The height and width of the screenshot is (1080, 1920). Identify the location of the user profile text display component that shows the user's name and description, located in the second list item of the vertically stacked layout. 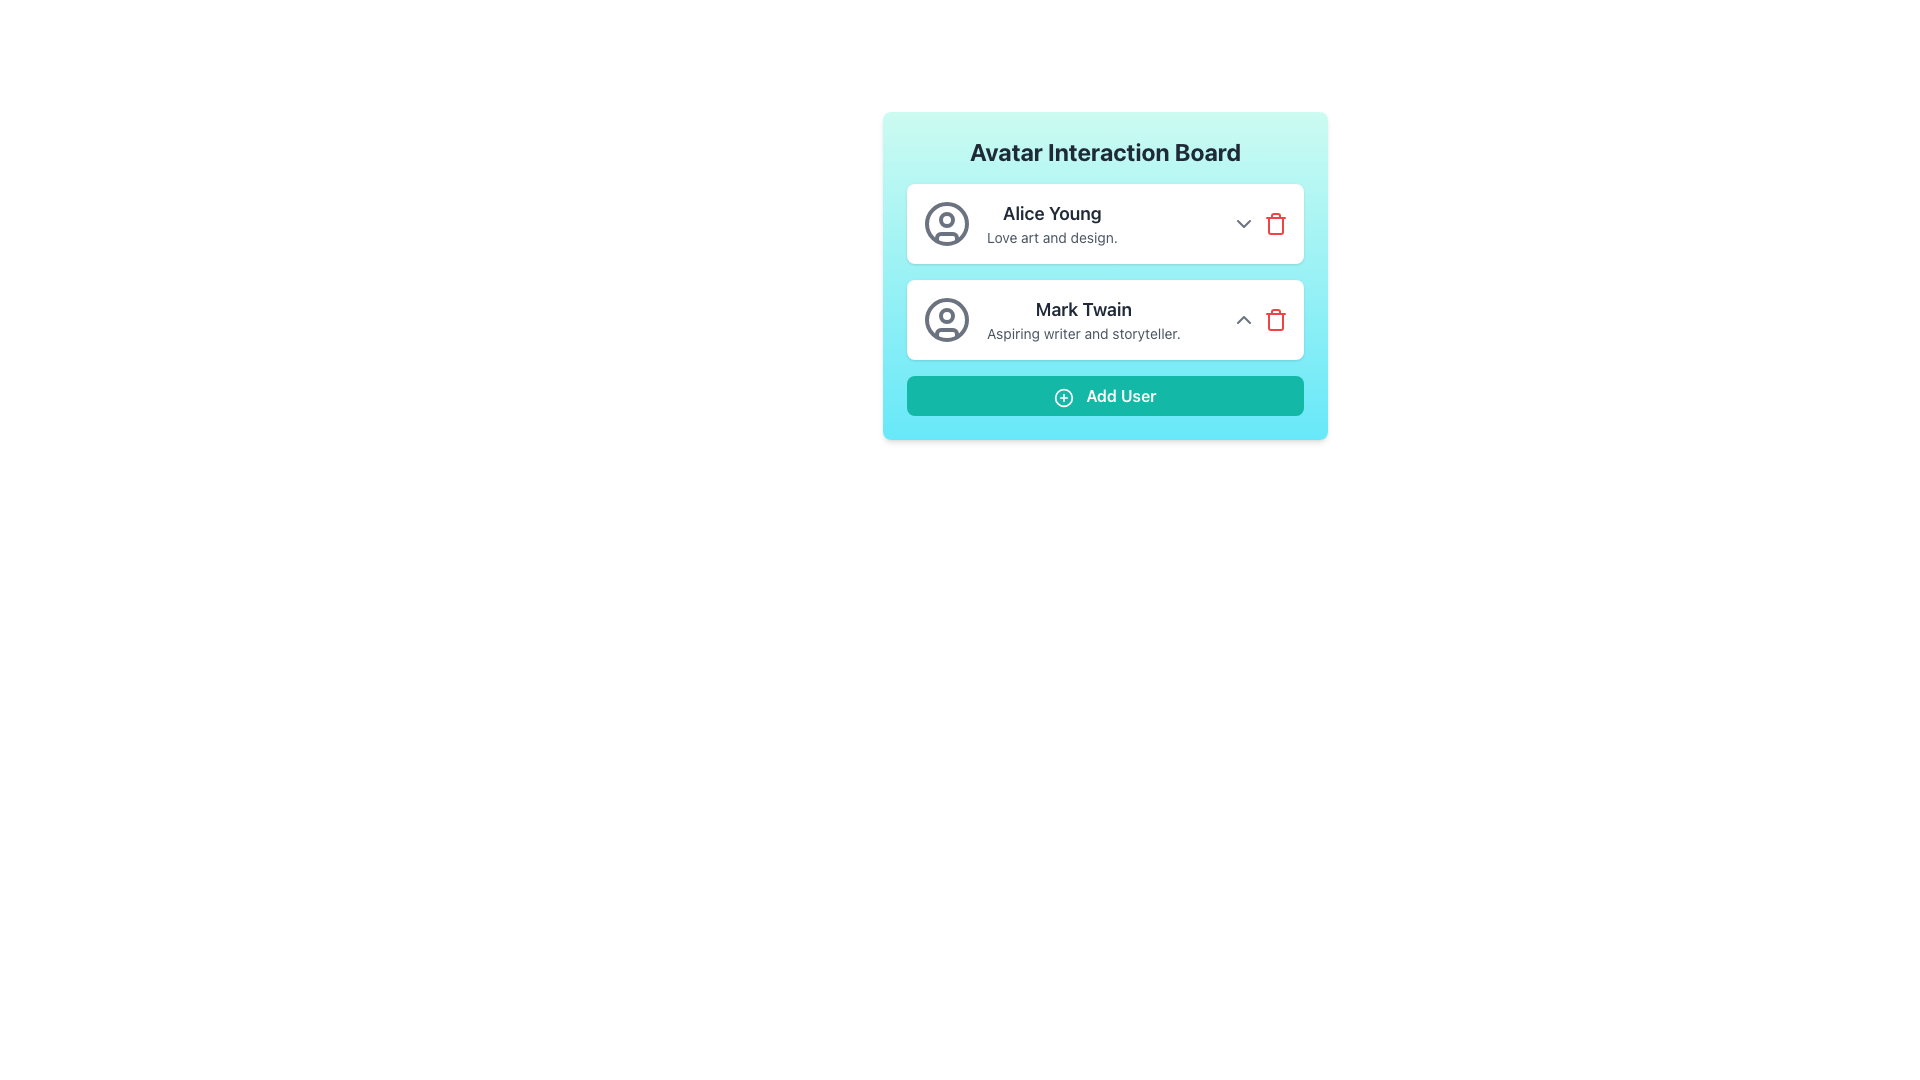
(1082, 319).